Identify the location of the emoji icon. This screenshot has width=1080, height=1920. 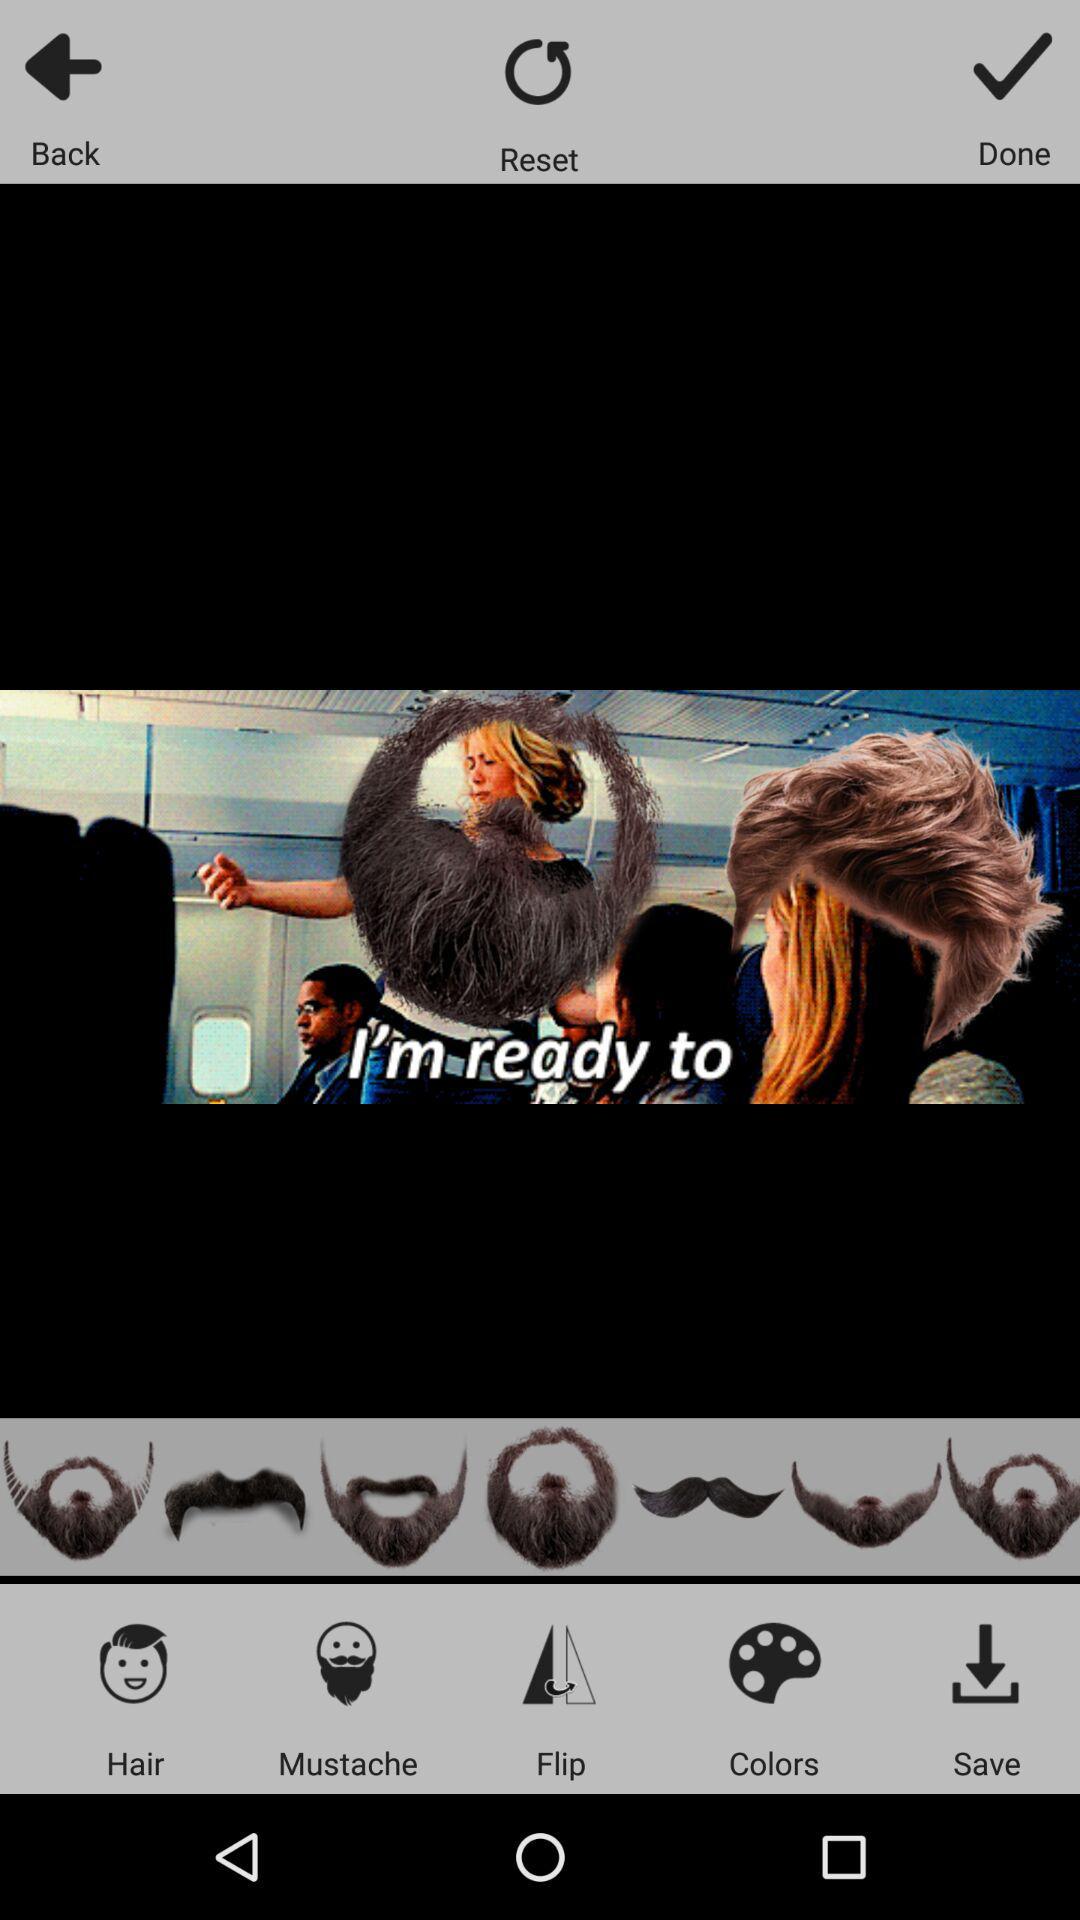
(773, 1662).